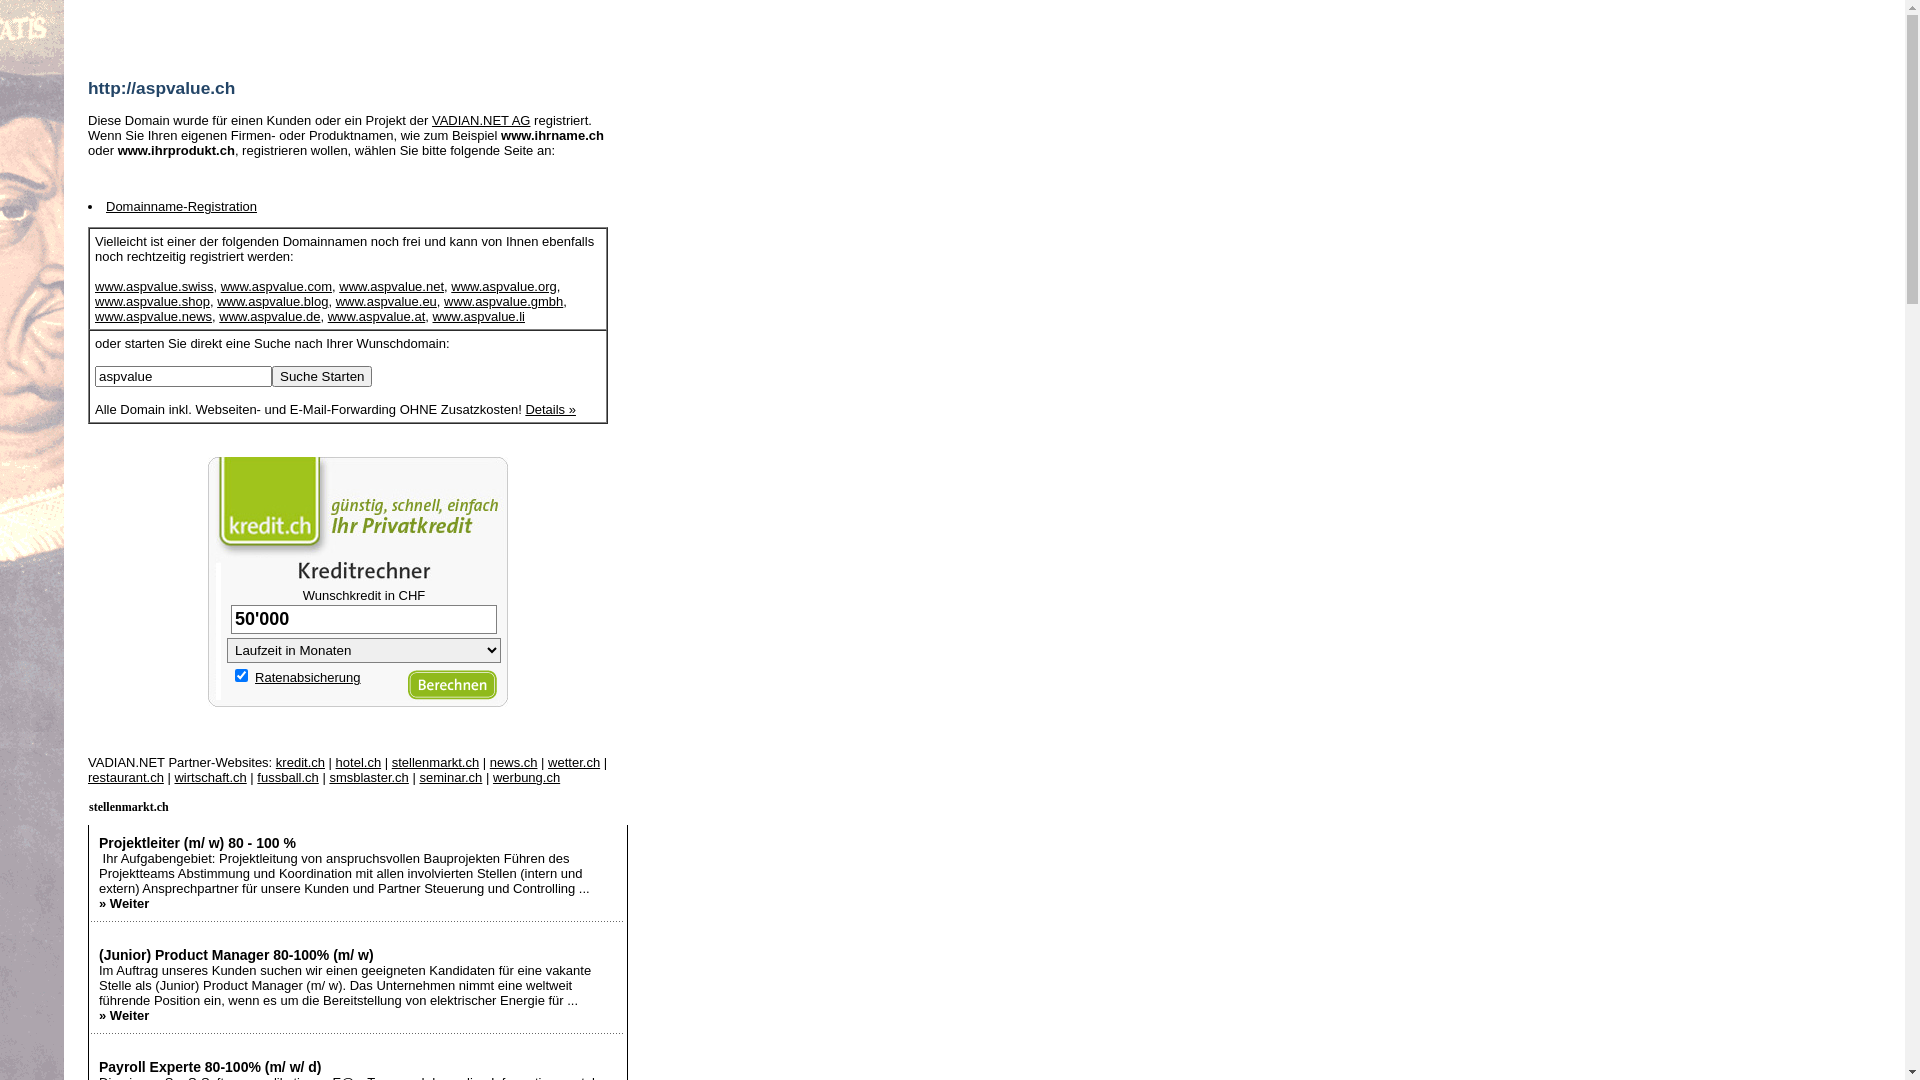  What do you see at coordinates (513, 762) in the screenshot?
I see `'news.ch'` at bounding box center [513, 762].